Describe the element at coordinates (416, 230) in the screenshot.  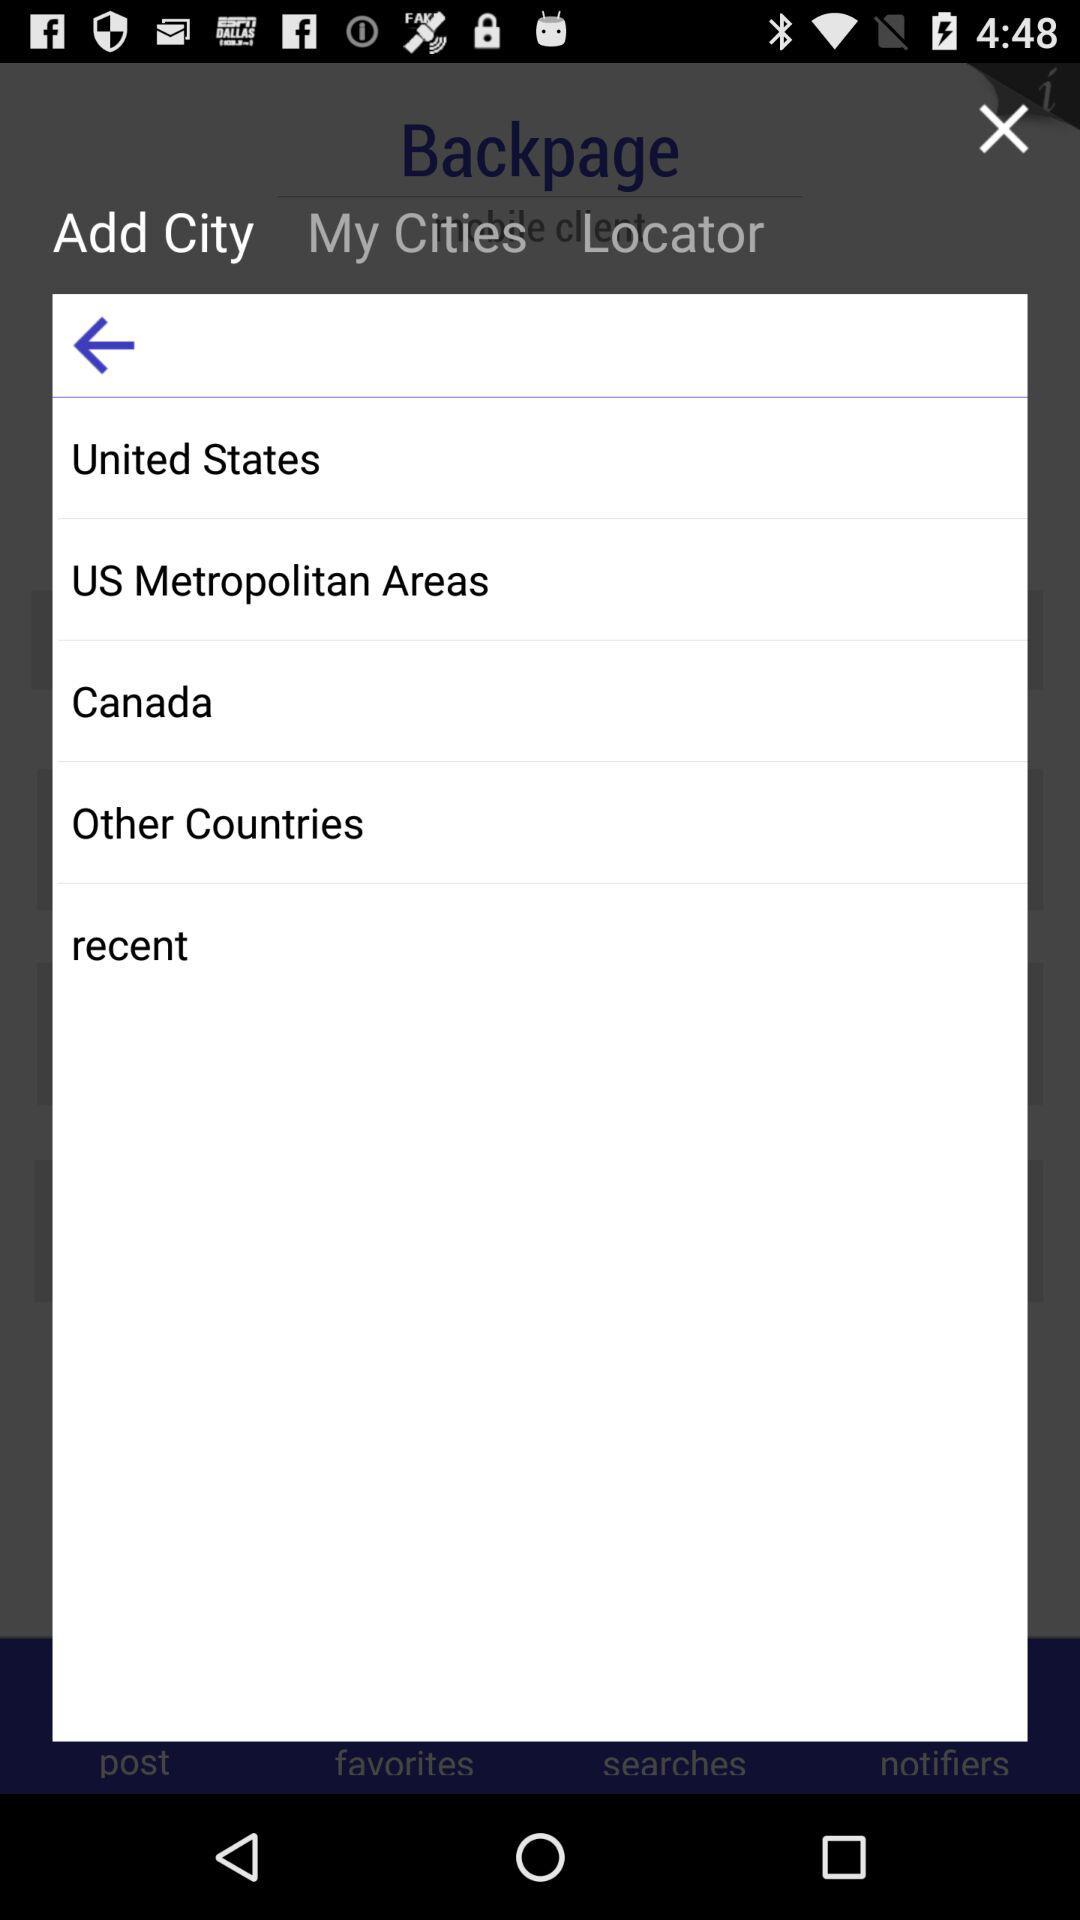
I see `the button next to locator` at that location.